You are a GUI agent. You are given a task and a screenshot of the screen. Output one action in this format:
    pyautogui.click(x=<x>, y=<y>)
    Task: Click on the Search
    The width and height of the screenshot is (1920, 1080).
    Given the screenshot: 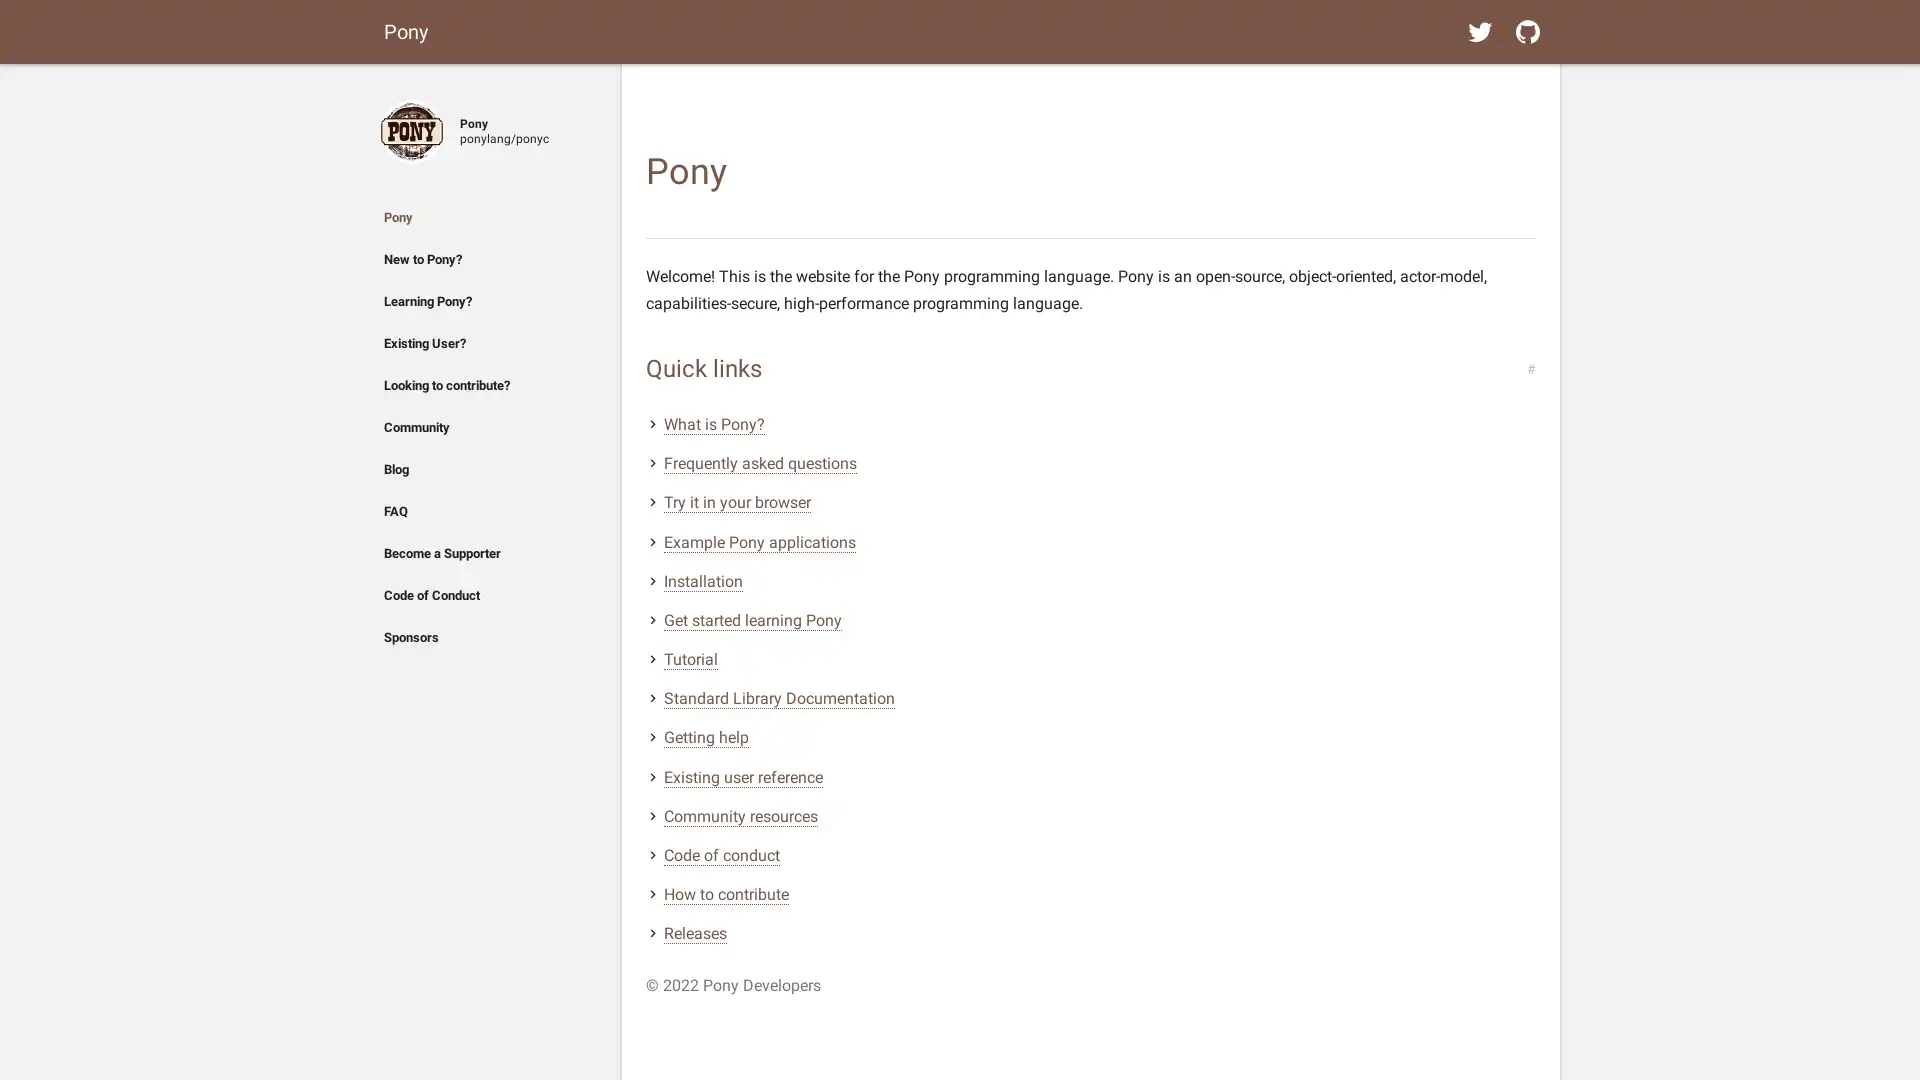 What is the action you would take?
    pyautogui.click(x=1526, y=87)
    